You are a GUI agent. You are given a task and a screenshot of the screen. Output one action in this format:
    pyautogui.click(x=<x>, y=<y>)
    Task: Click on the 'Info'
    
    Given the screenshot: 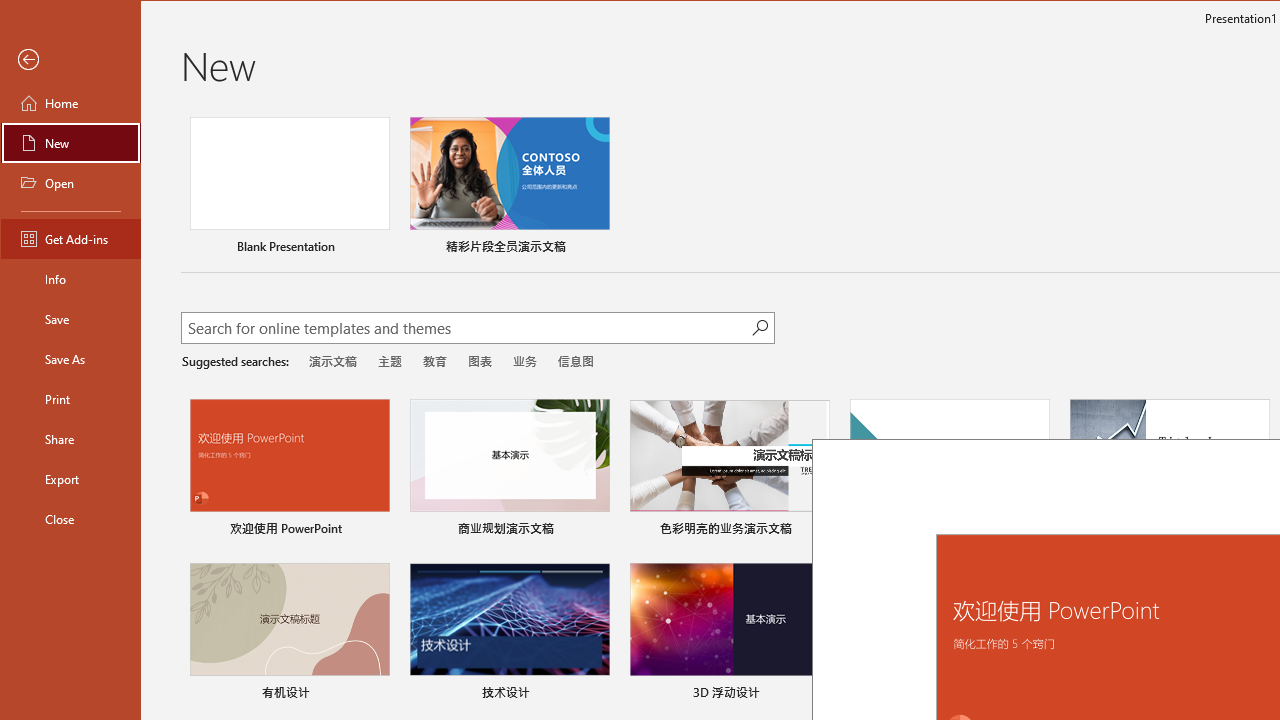 What is the action you would take?
    pyautogui.click(x=71, y=279)
    